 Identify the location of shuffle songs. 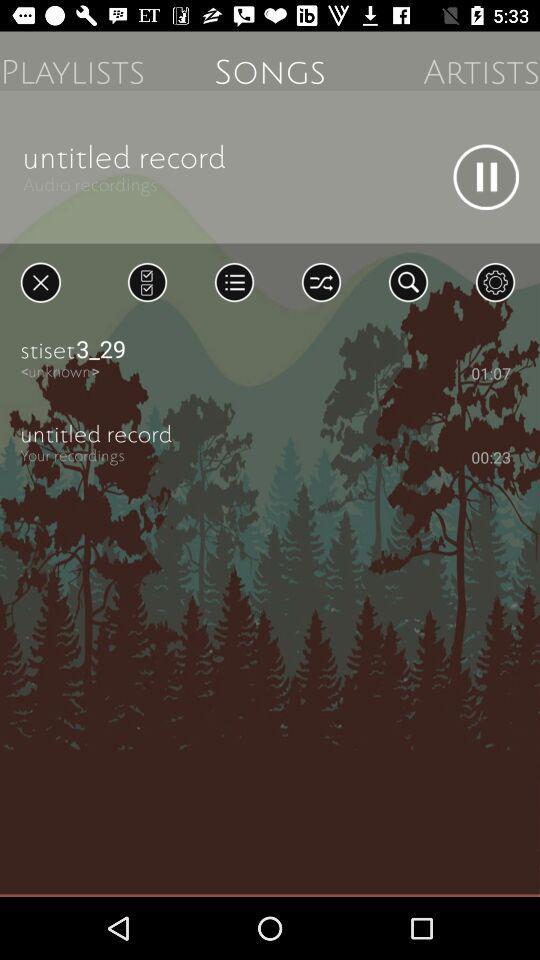
(321, 281).